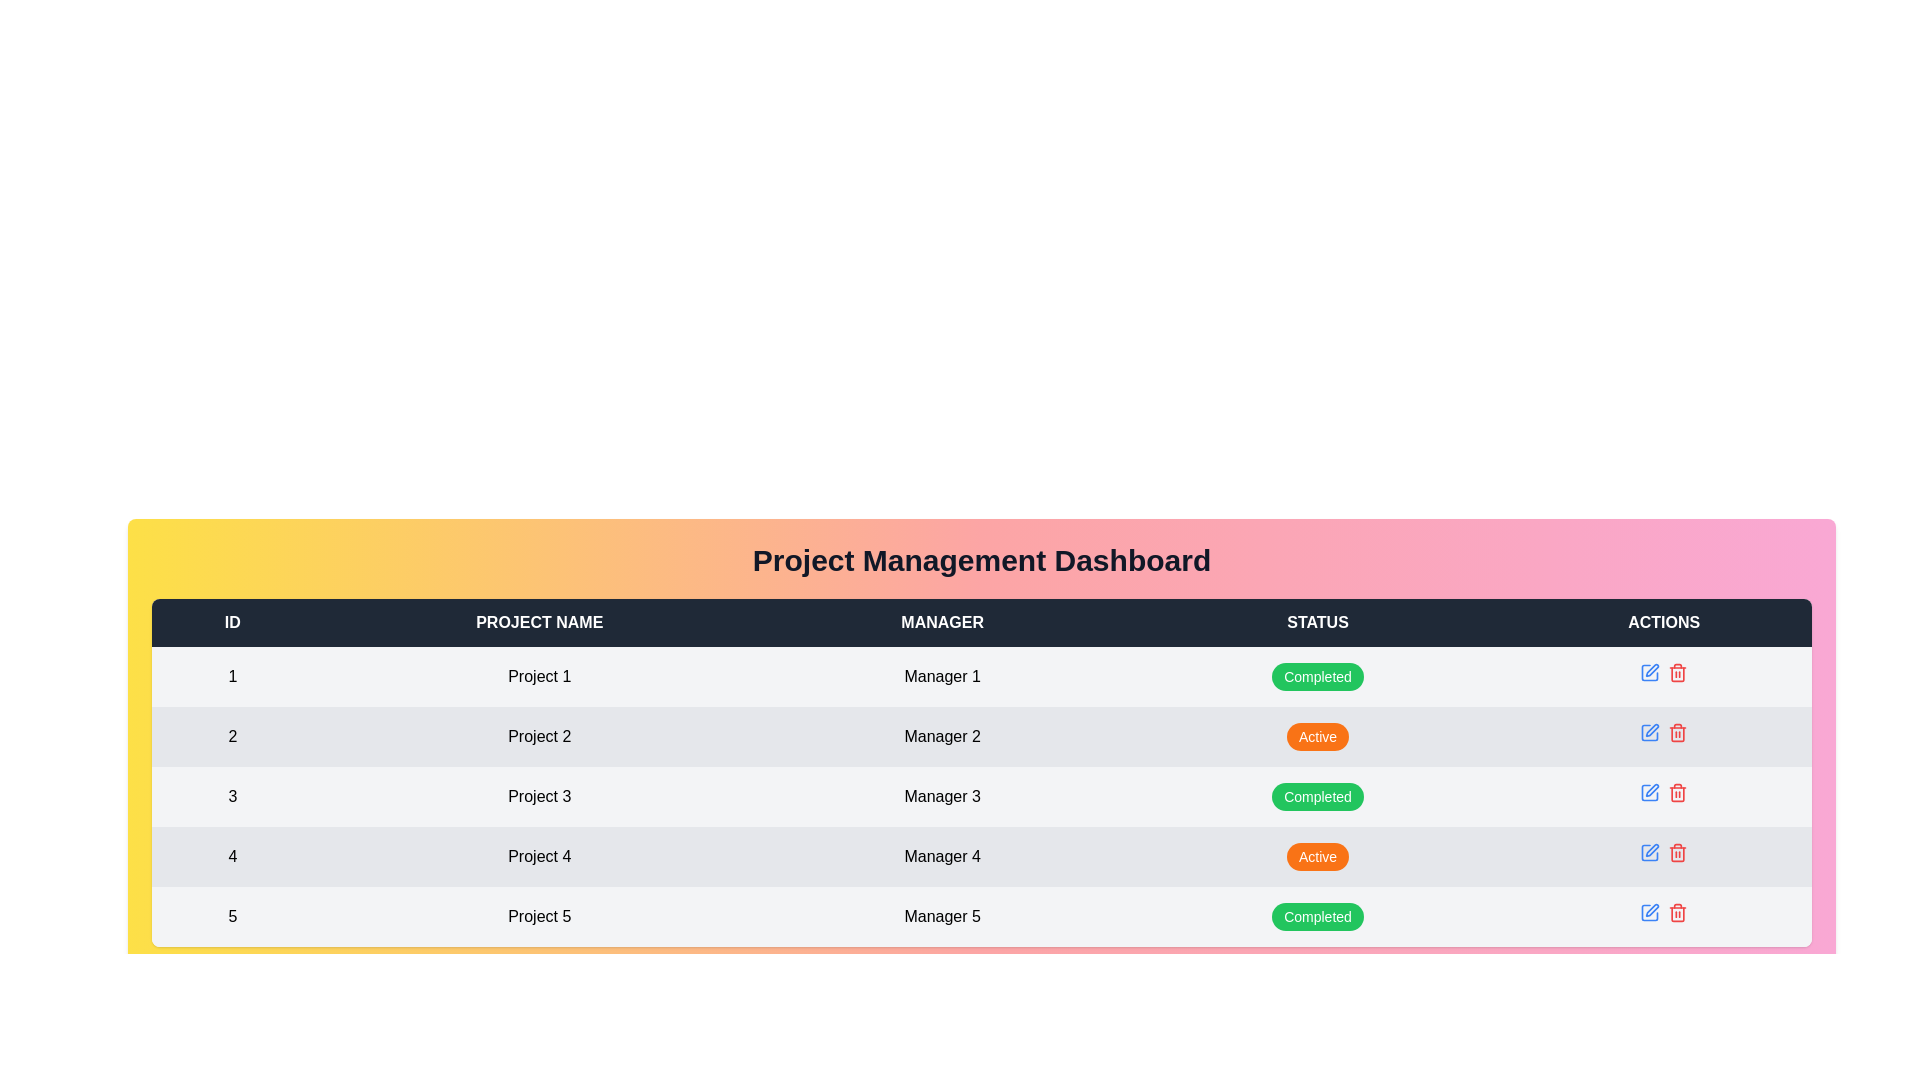 This screenshot has width=1920, height=1080. Describe the element at coordinates (1318, 736) in the screenshot. I see `the status label that is a rounded button with an orange background and white text reading 'Active', located in the STATUS column of the second row under the header 'STATUS' next to 'Manager 2'` at that location.